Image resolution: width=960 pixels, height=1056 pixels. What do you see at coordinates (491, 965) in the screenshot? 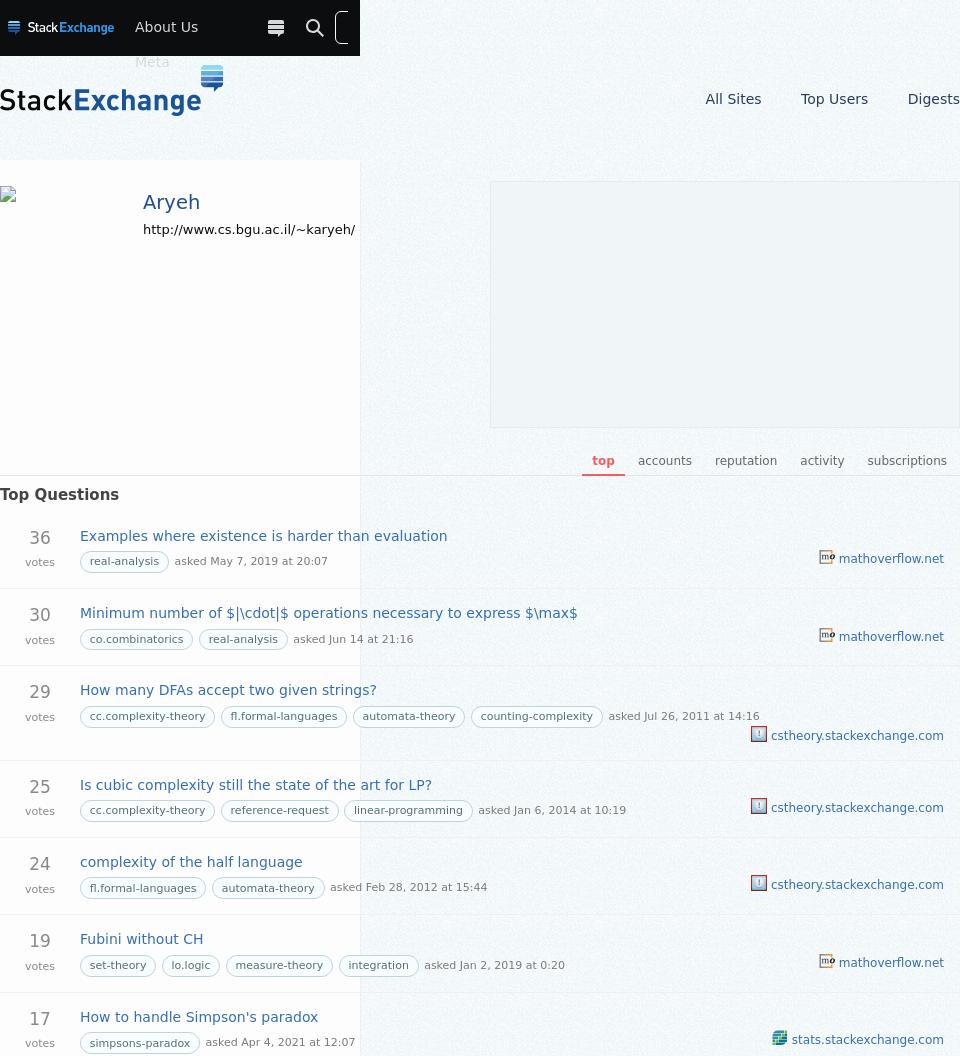
I see `'asked Jan 2, 2019 at 0:20'` at bounding box center [491, 965].